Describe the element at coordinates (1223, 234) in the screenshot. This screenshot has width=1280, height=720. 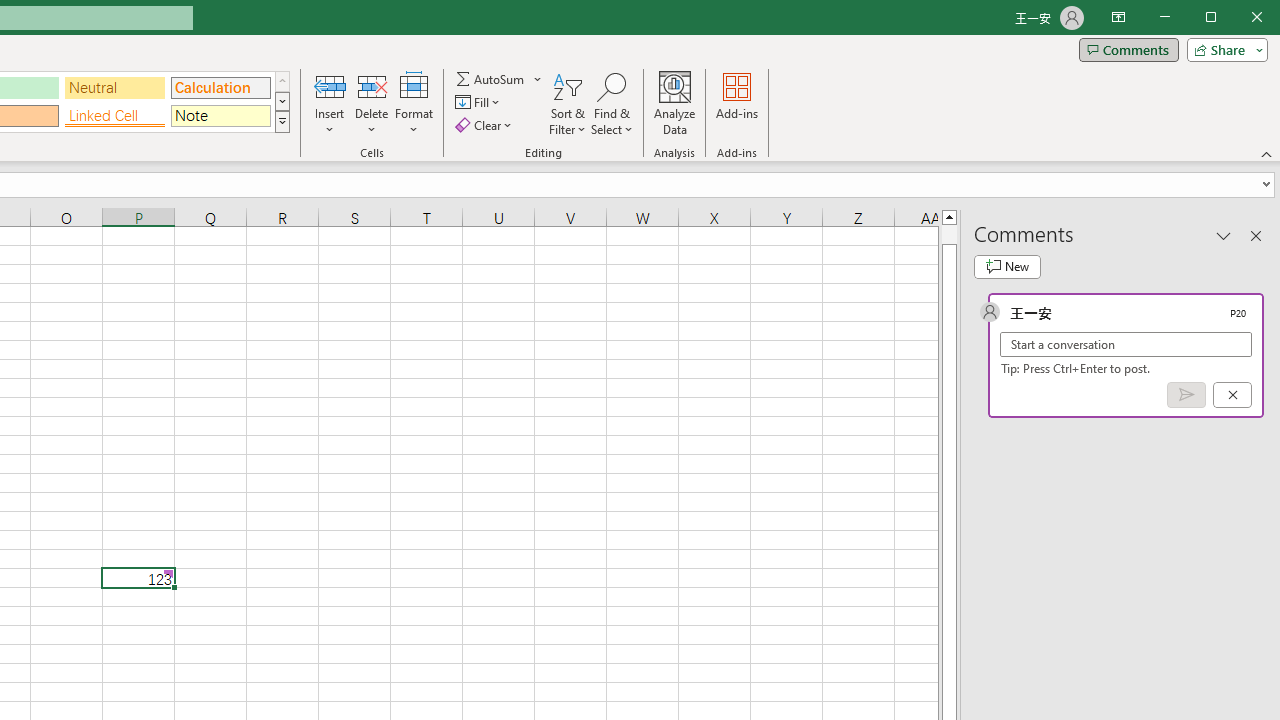
I see `'Task Pane Options'` at that location.